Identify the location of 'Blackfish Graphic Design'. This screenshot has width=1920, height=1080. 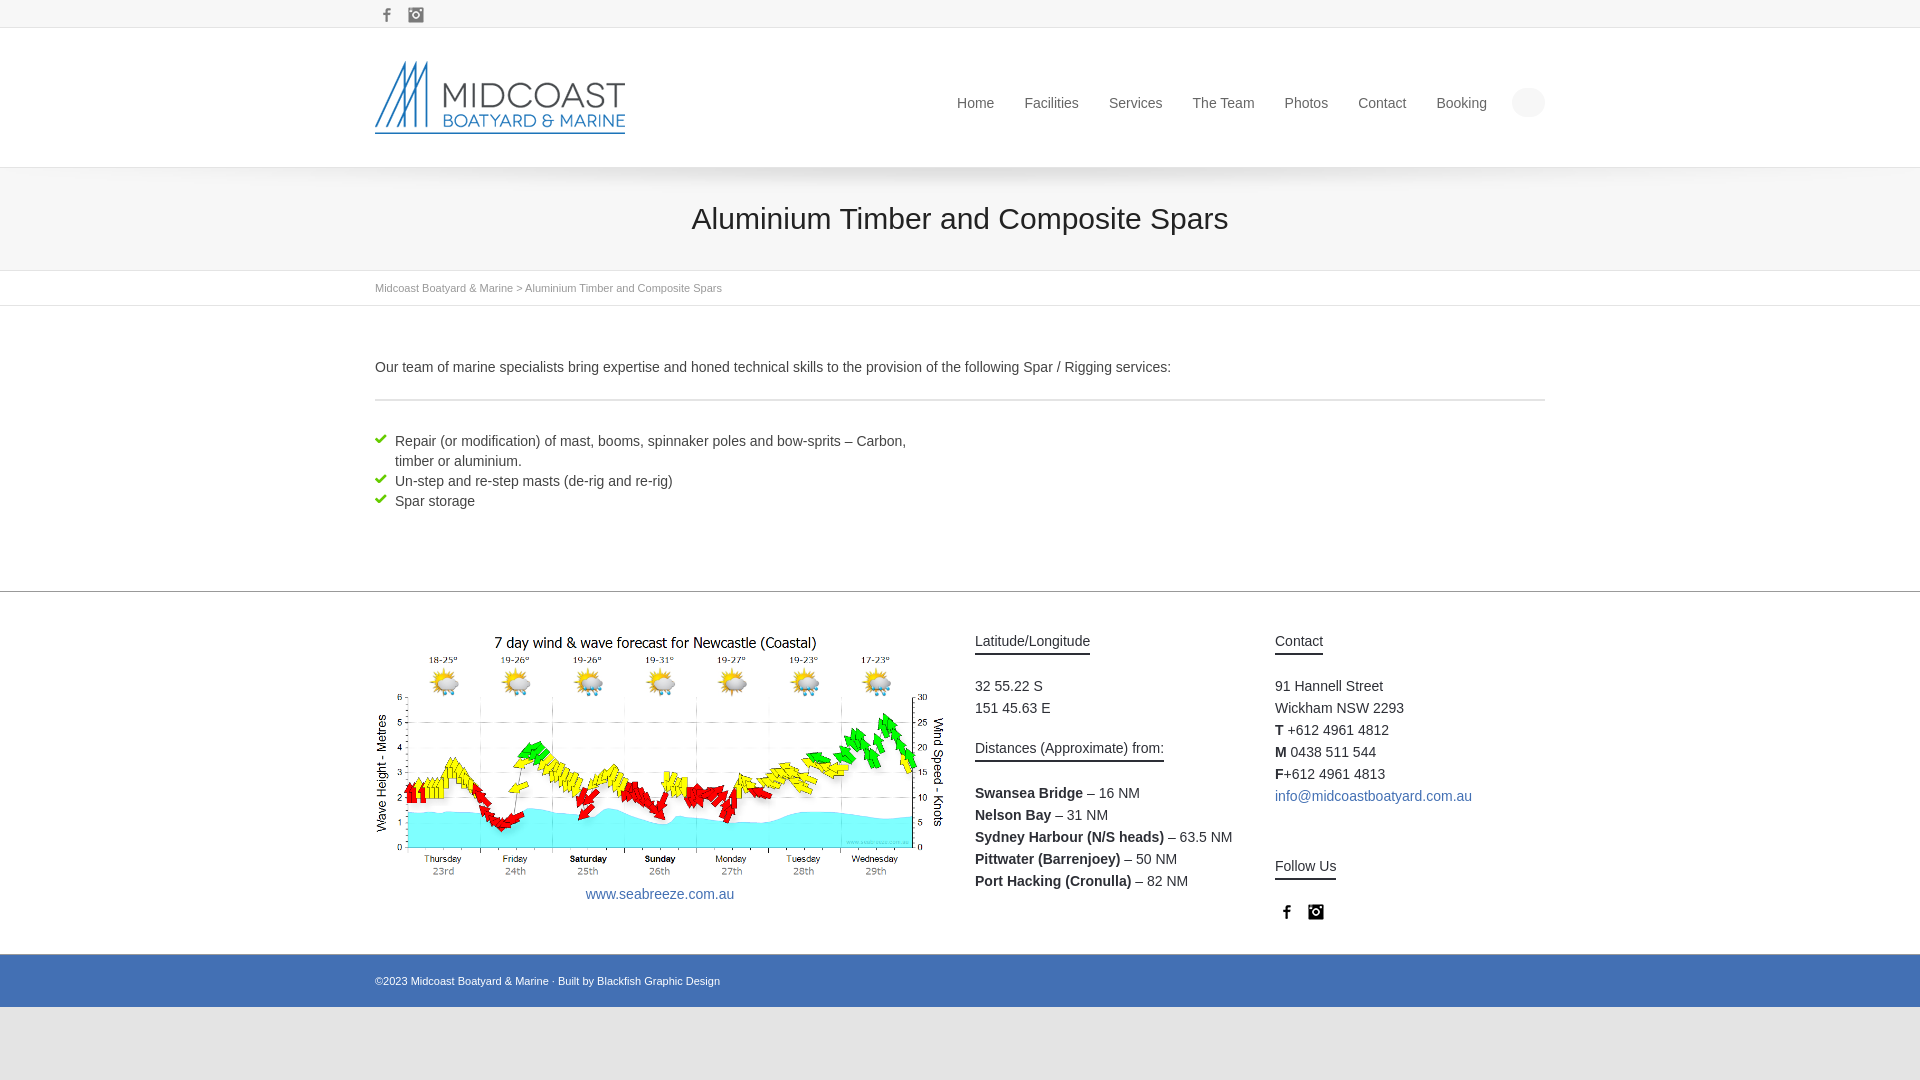
(658, 979).